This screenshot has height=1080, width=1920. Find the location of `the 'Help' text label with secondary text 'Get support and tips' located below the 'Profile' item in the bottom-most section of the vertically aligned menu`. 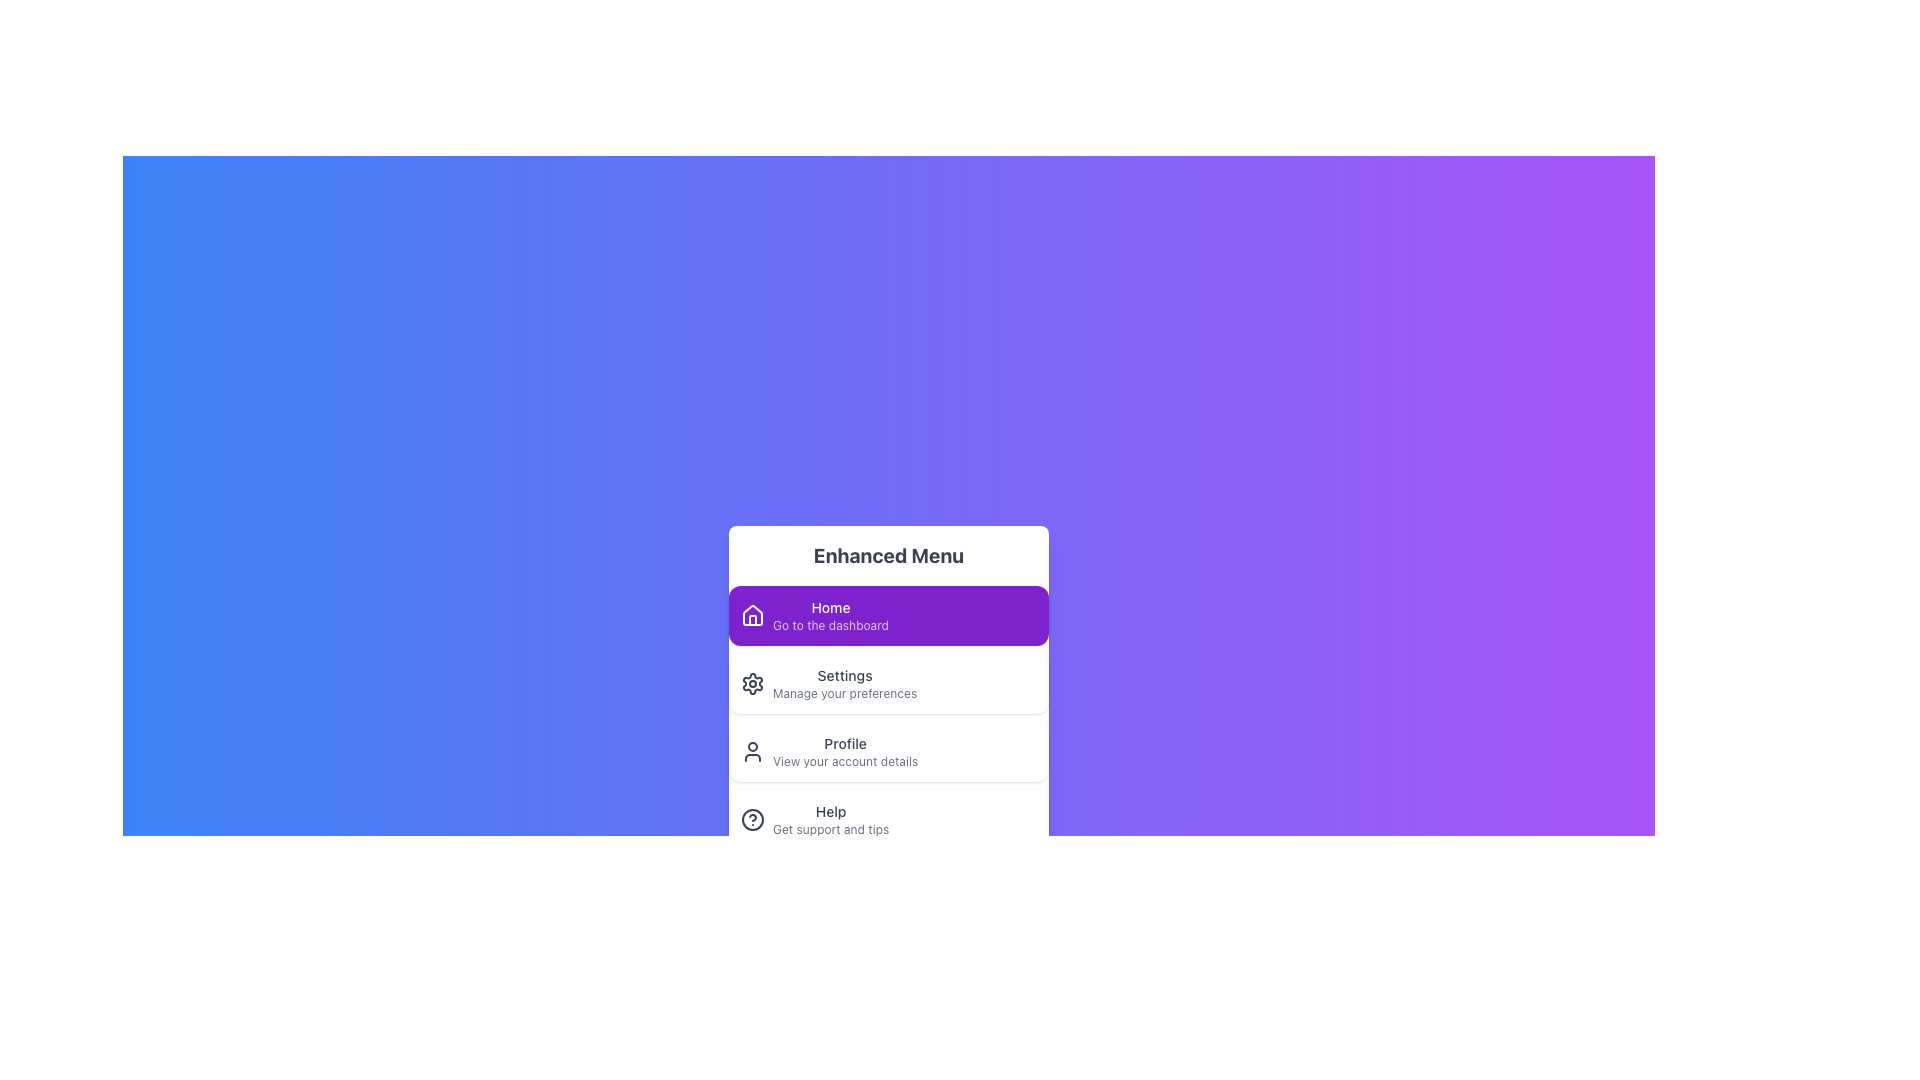

the 'Help' text label with secondary text 'Get support and tips' located below the 'Profile' item in the bottom-most section of the vertically aligned menu is located at coordinates (830, 820).